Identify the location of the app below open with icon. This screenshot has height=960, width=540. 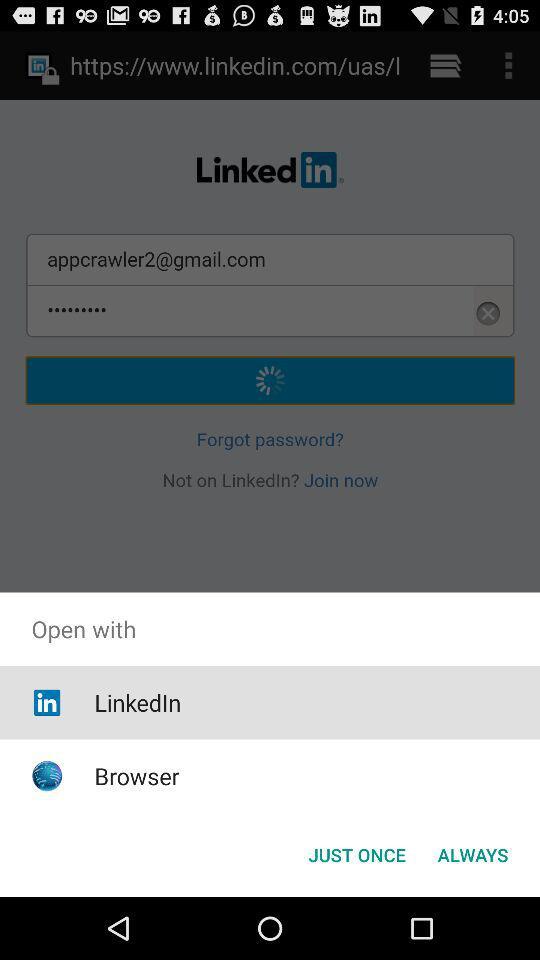
(472, 853).